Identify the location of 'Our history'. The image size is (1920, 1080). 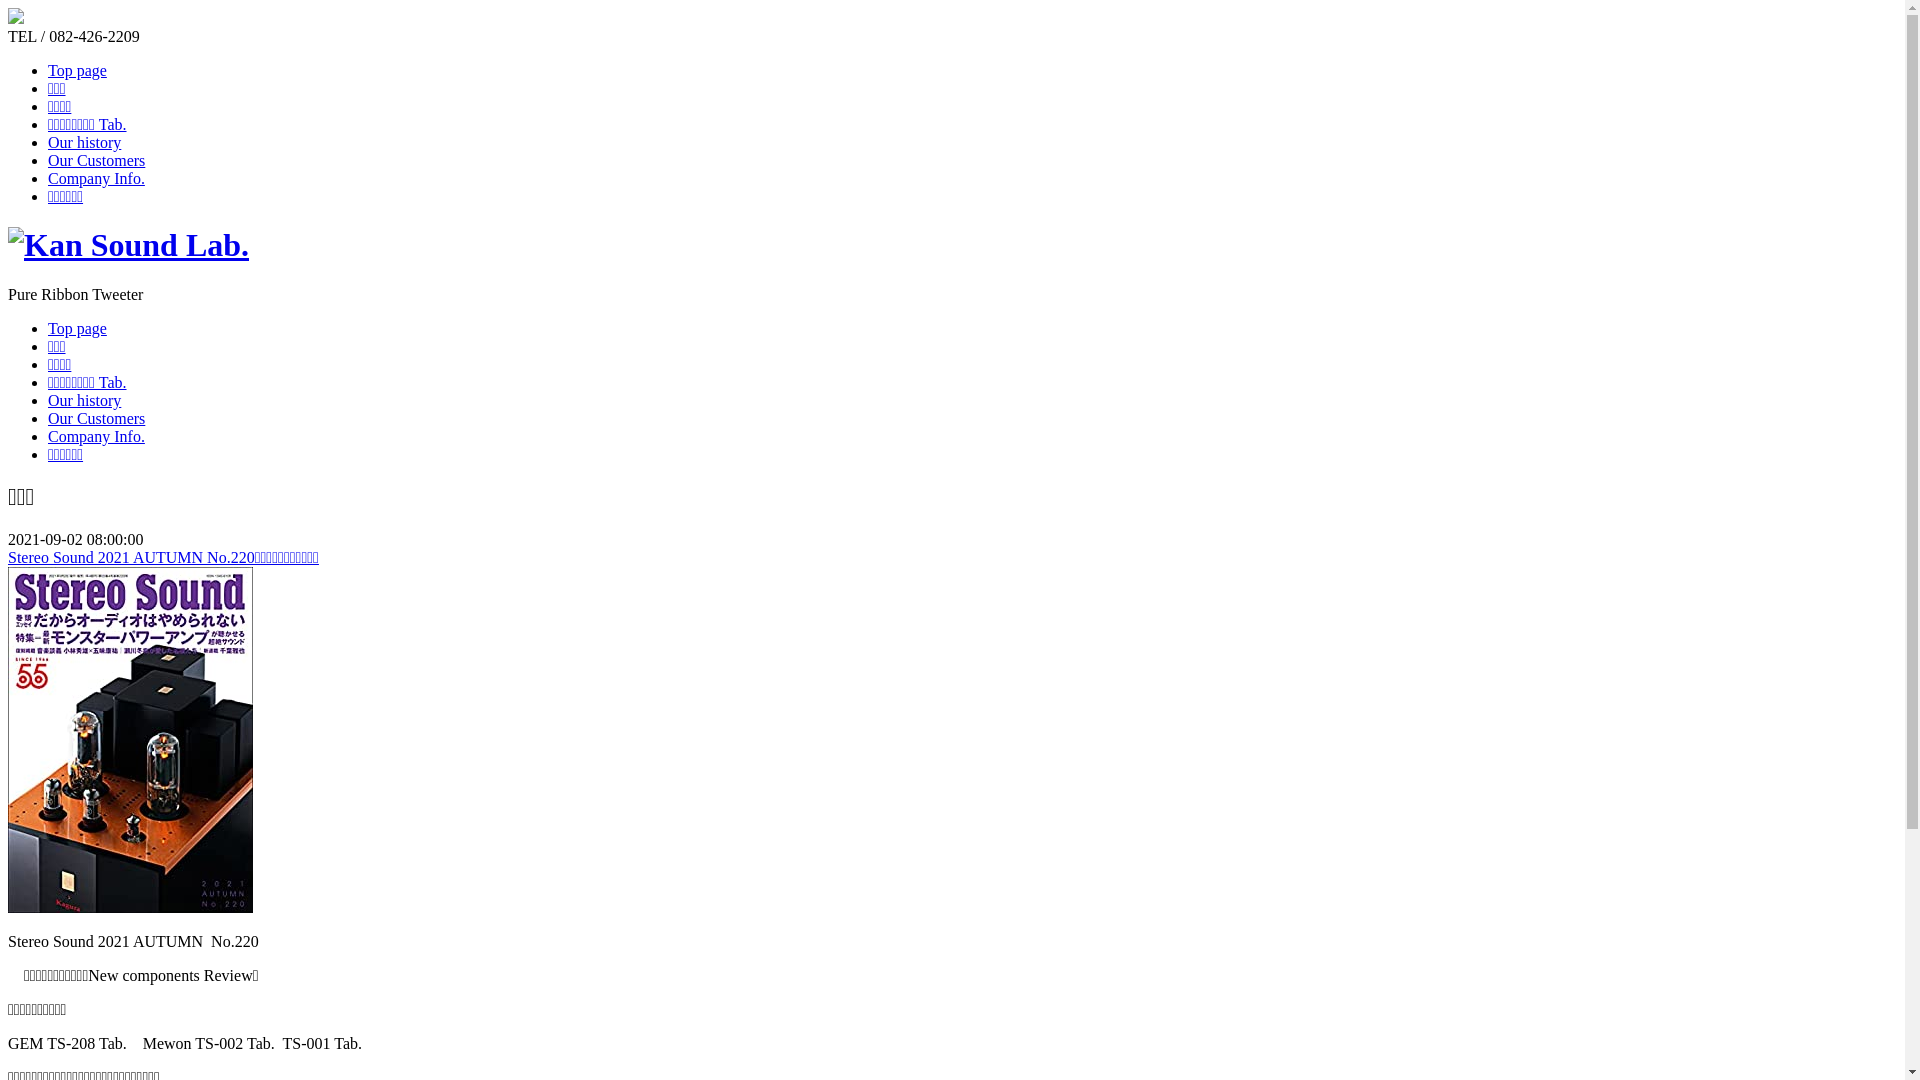
(83, 141).